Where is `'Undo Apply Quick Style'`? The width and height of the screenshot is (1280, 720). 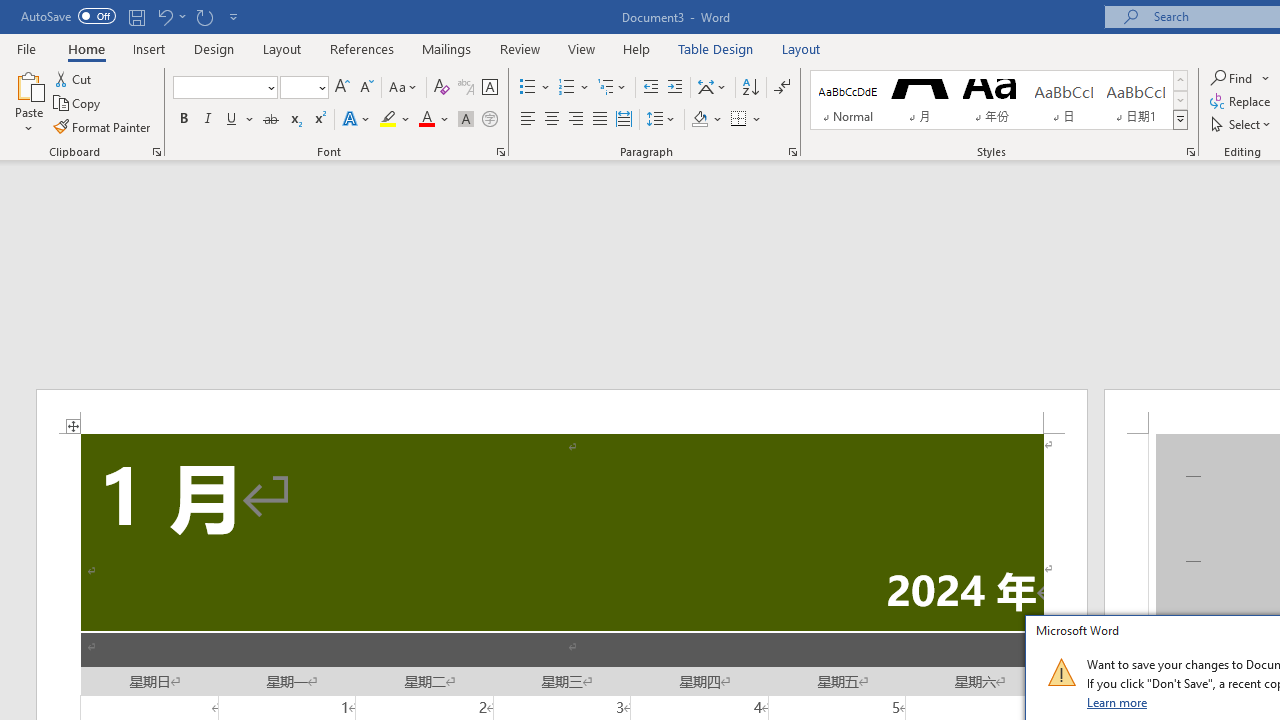
'Undo Apply Quick Style' is located at coordinates (170, 16).